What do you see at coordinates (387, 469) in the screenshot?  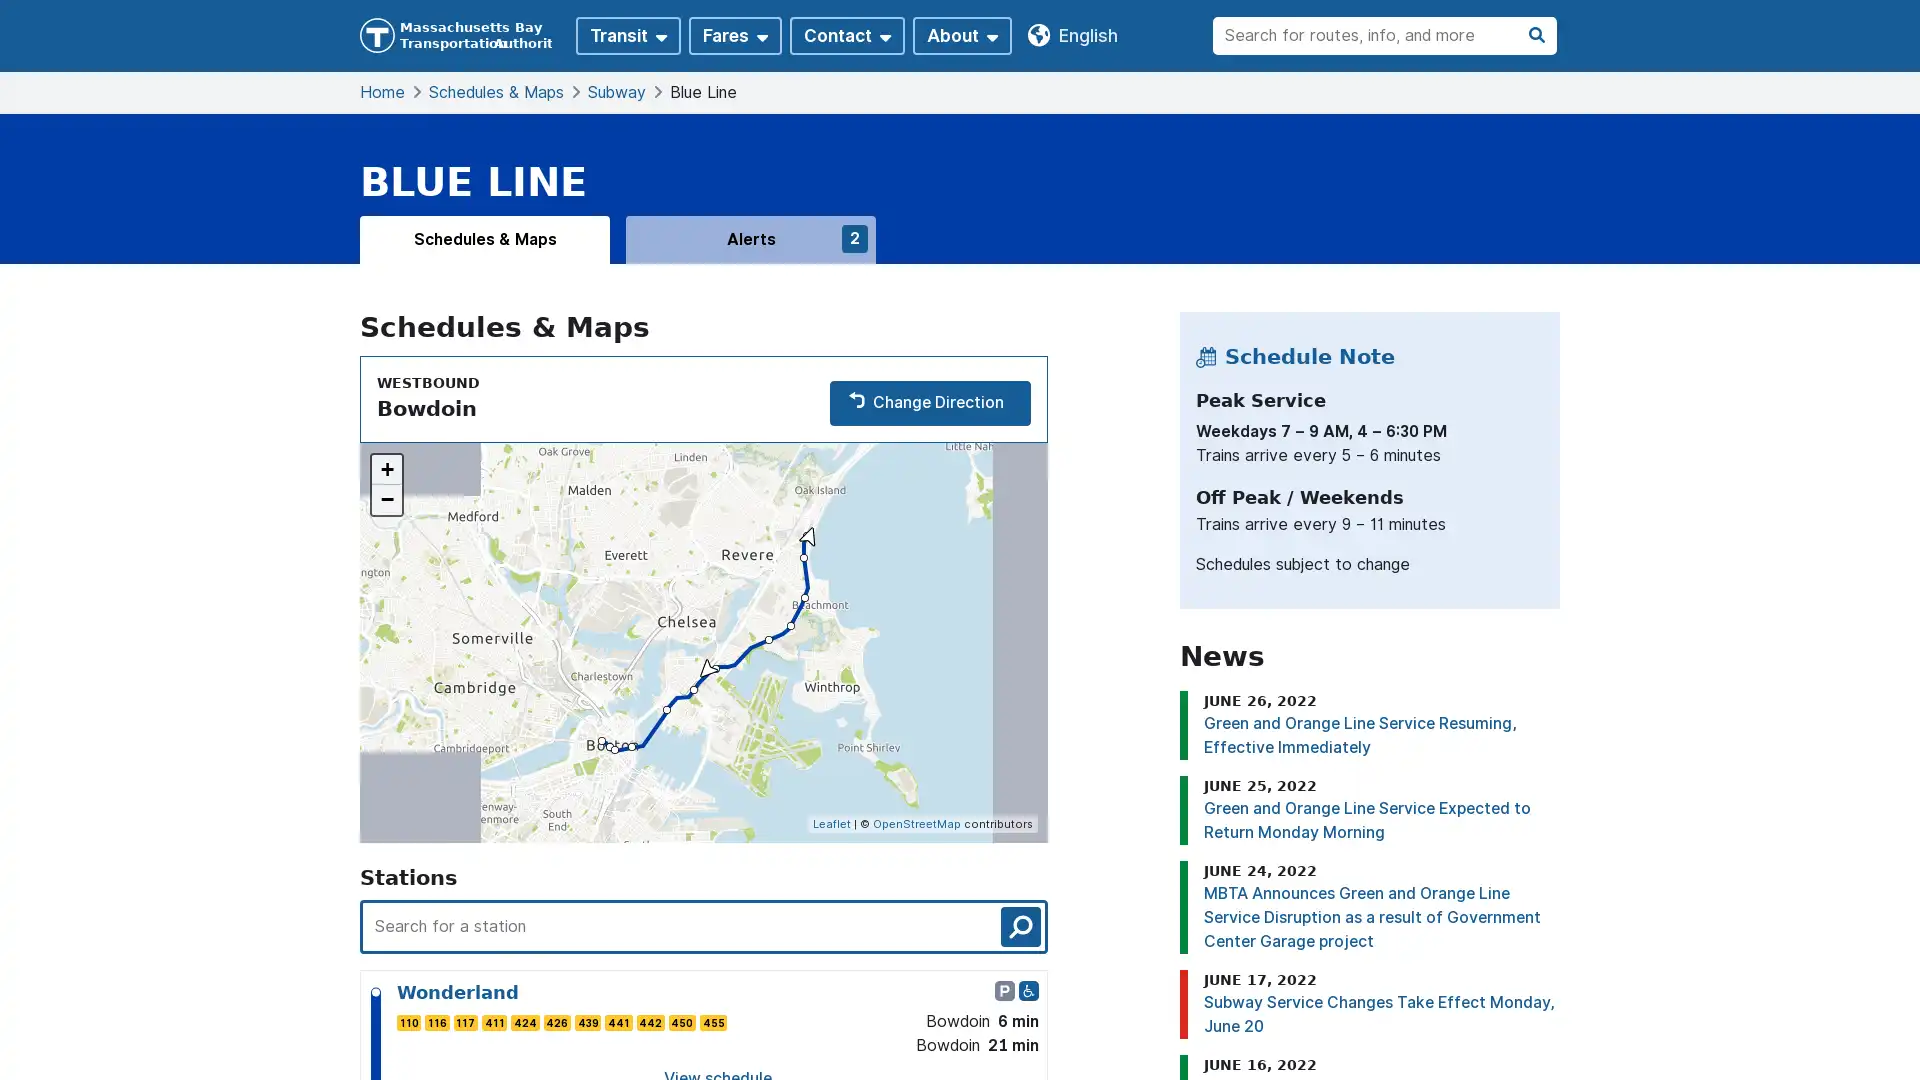 I see `Zoom in` at bounding box center [387, 469].